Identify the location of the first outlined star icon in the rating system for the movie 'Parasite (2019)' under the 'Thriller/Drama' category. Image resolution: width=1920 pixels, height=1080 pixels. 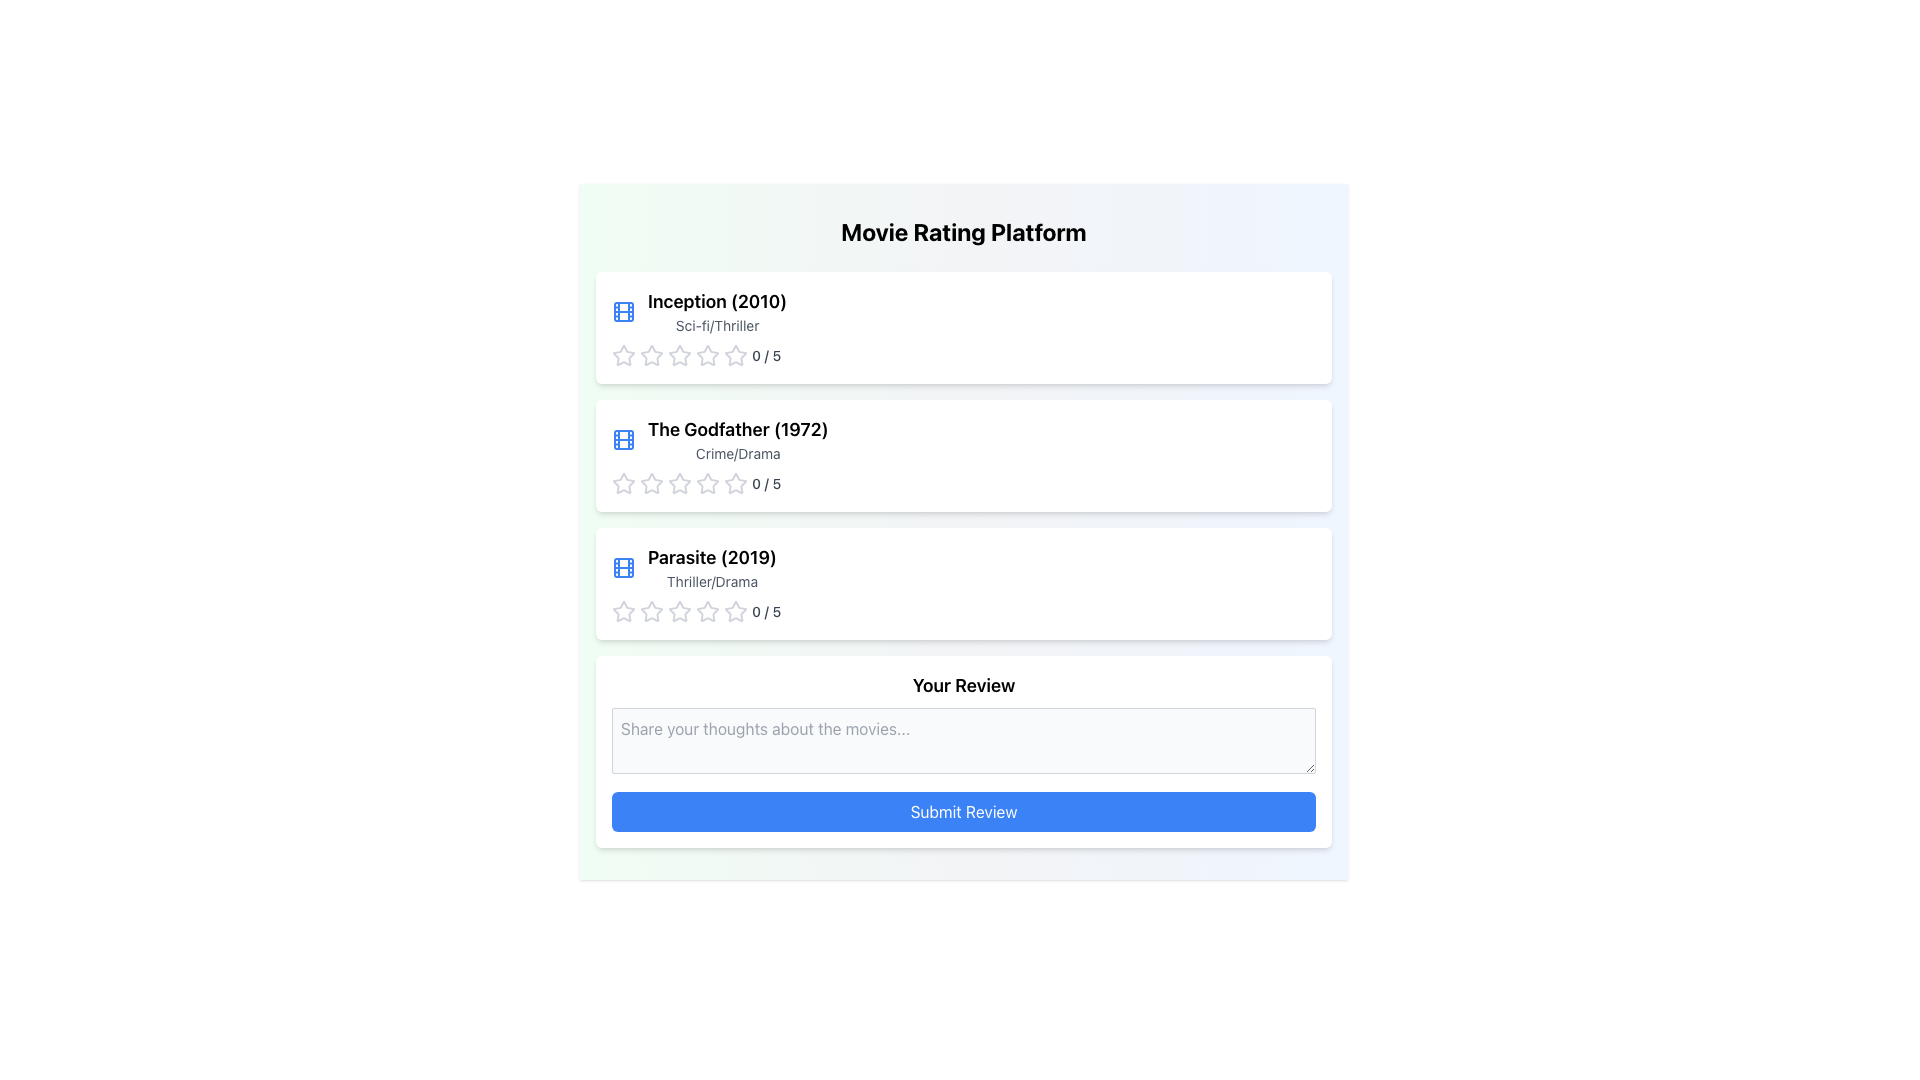
(652, 610).